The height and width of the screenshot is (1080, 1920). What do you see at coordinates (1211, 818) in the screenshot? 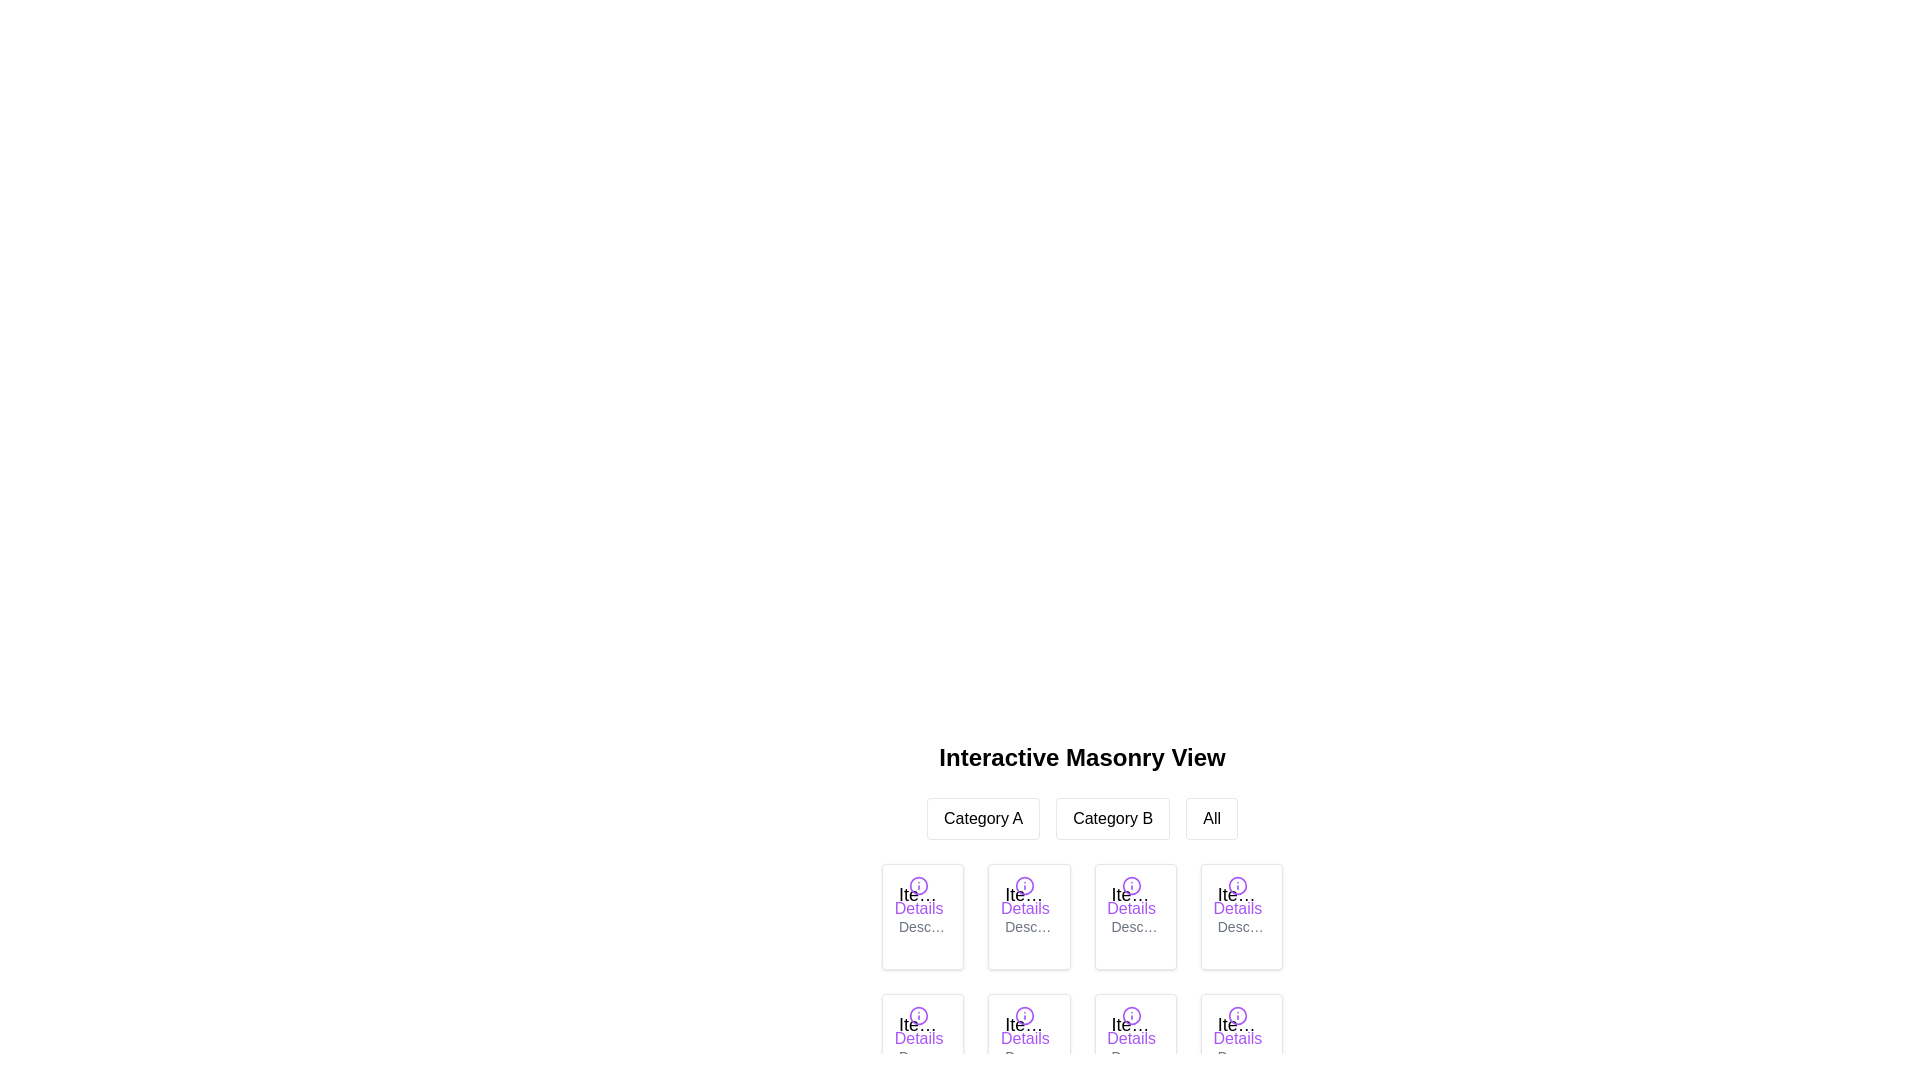
I see `the third button in the horizontal row below the heading 'Interactive Masonry View' to filter content` at bounding box center [1211, 818].